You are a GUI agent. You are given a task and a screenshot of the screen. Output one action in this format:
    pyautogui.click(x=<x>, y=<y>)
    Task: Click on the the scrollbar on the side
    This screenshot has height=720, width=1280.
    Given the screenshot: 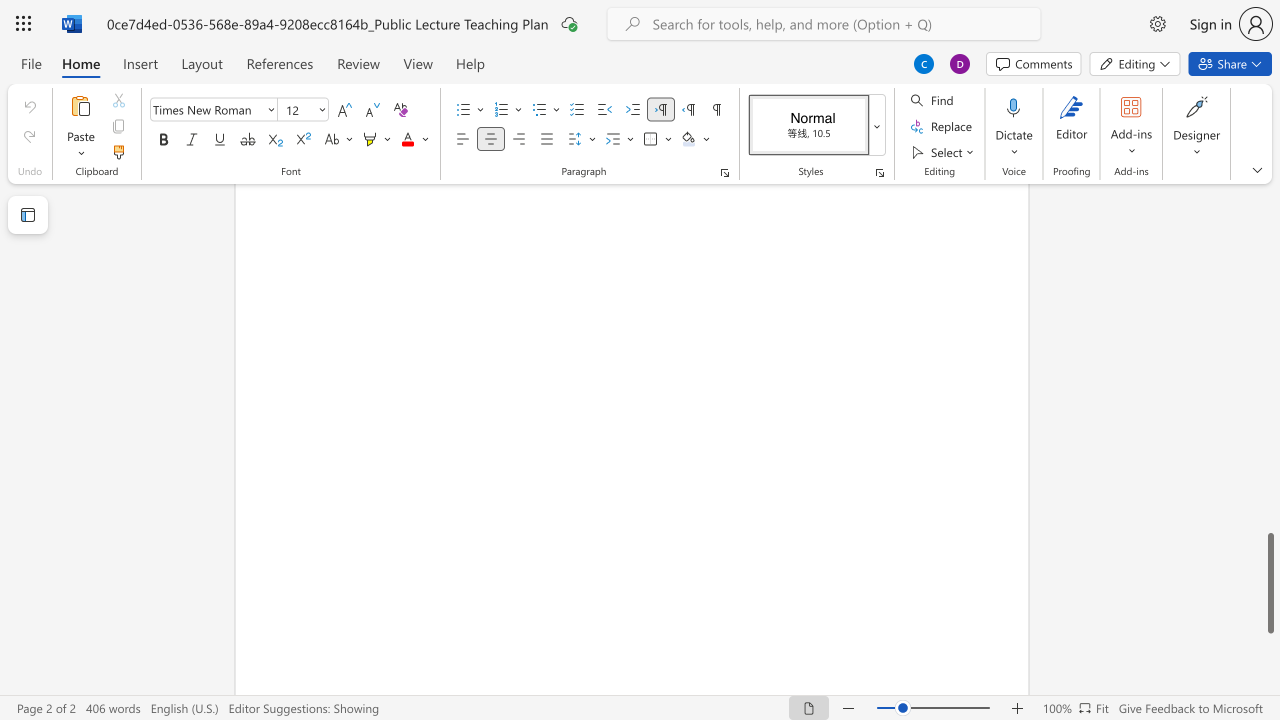 What is the action you would take?
    pyautogui.click(x=1269, y=300)
    